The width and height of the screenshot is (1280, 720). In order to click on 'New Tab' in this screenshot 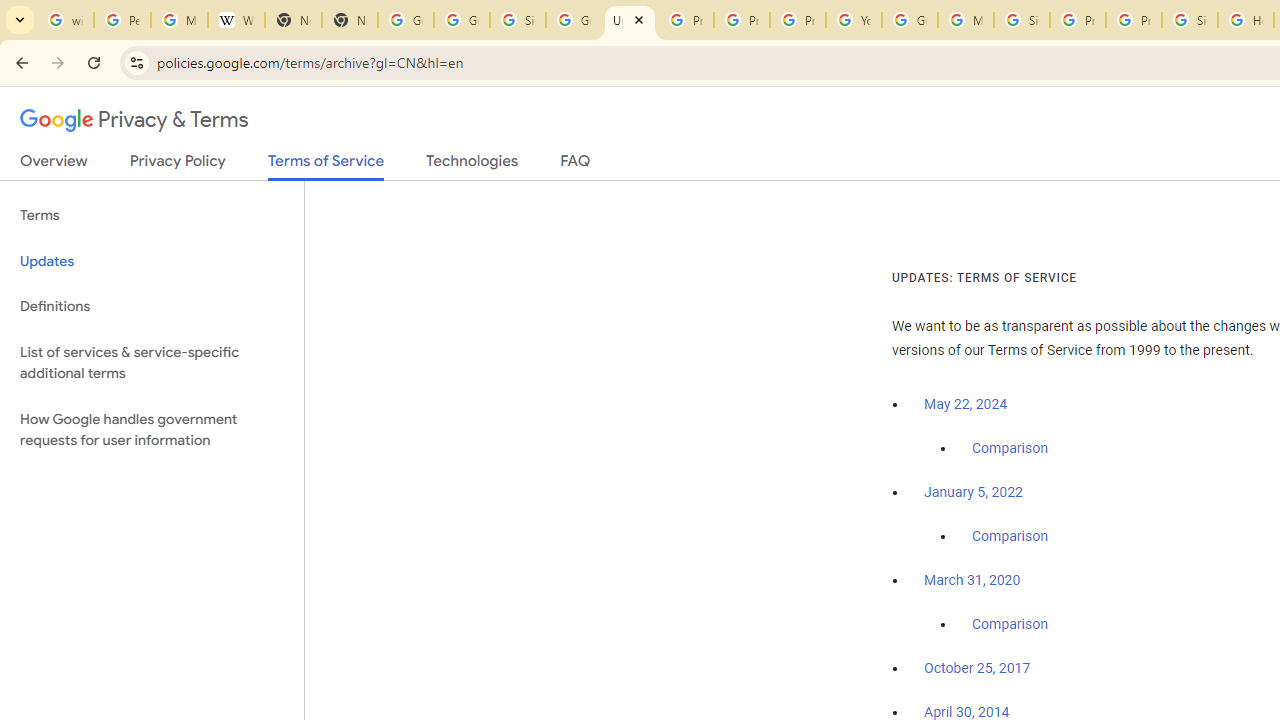, I will do `click(350, 20)`.